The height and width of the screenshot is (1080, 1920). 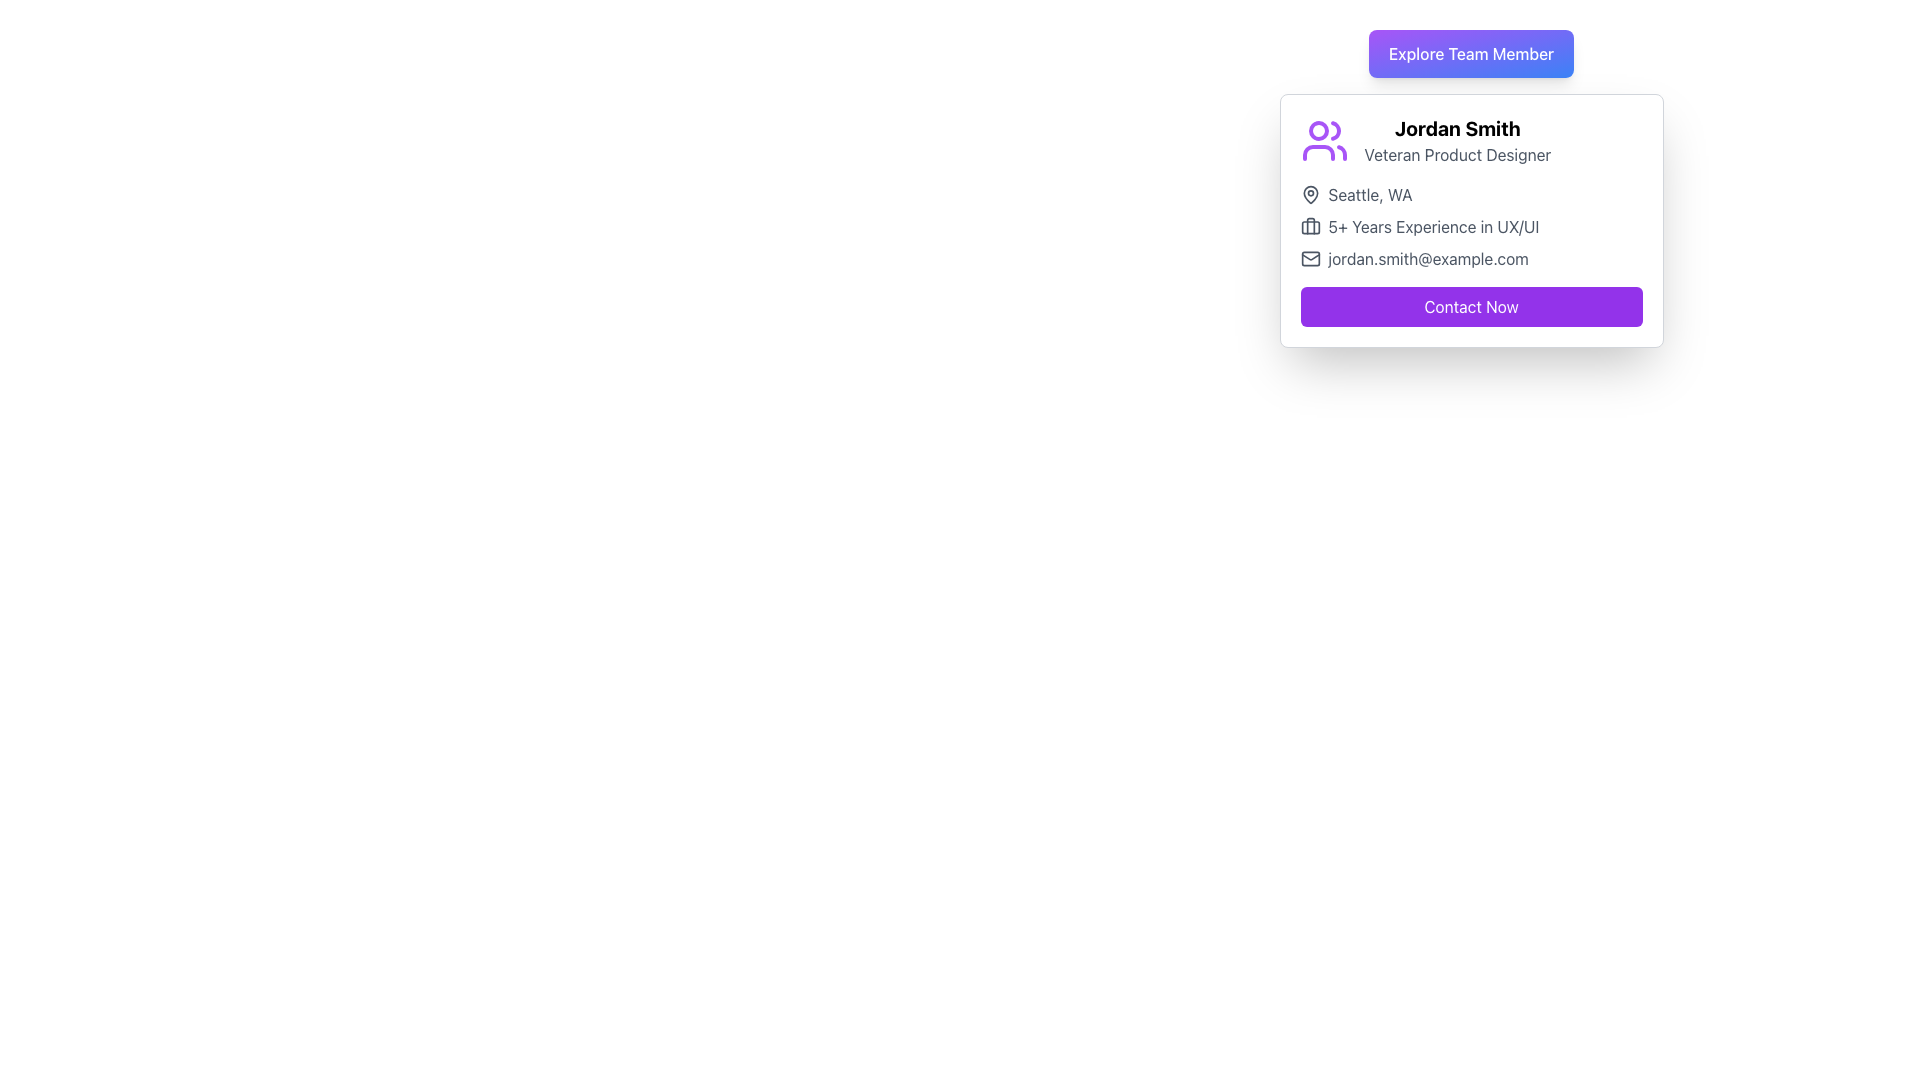 I want to click on on the email envelope icon located within the contact information card, so click(x=1310, y=257).